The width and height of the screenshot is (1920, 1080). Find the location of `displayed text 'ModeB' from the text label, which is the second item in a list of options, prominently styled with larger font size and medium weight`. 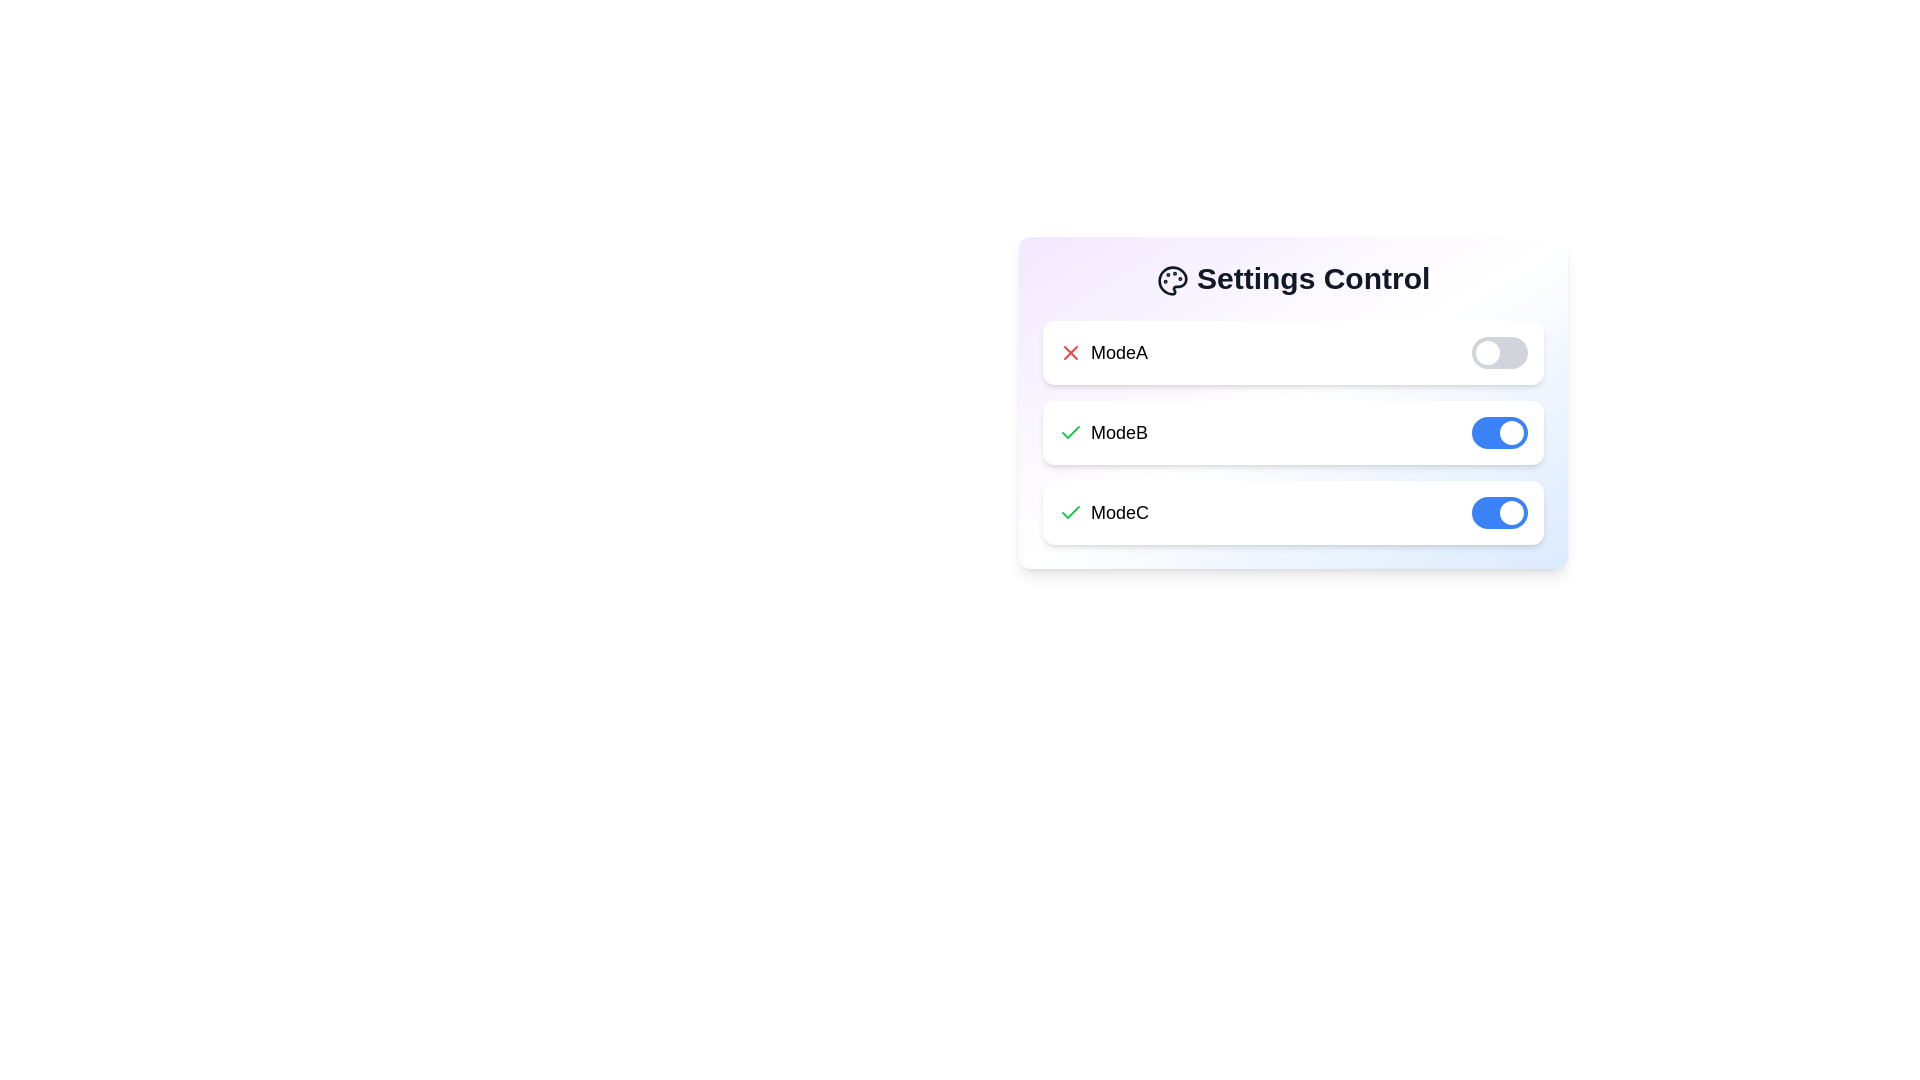

displayed text 'ModeB' from the text label, which is the second item in a list of options, prominently styled with larger font size and medium weight is located at coordinates (1102, 432).